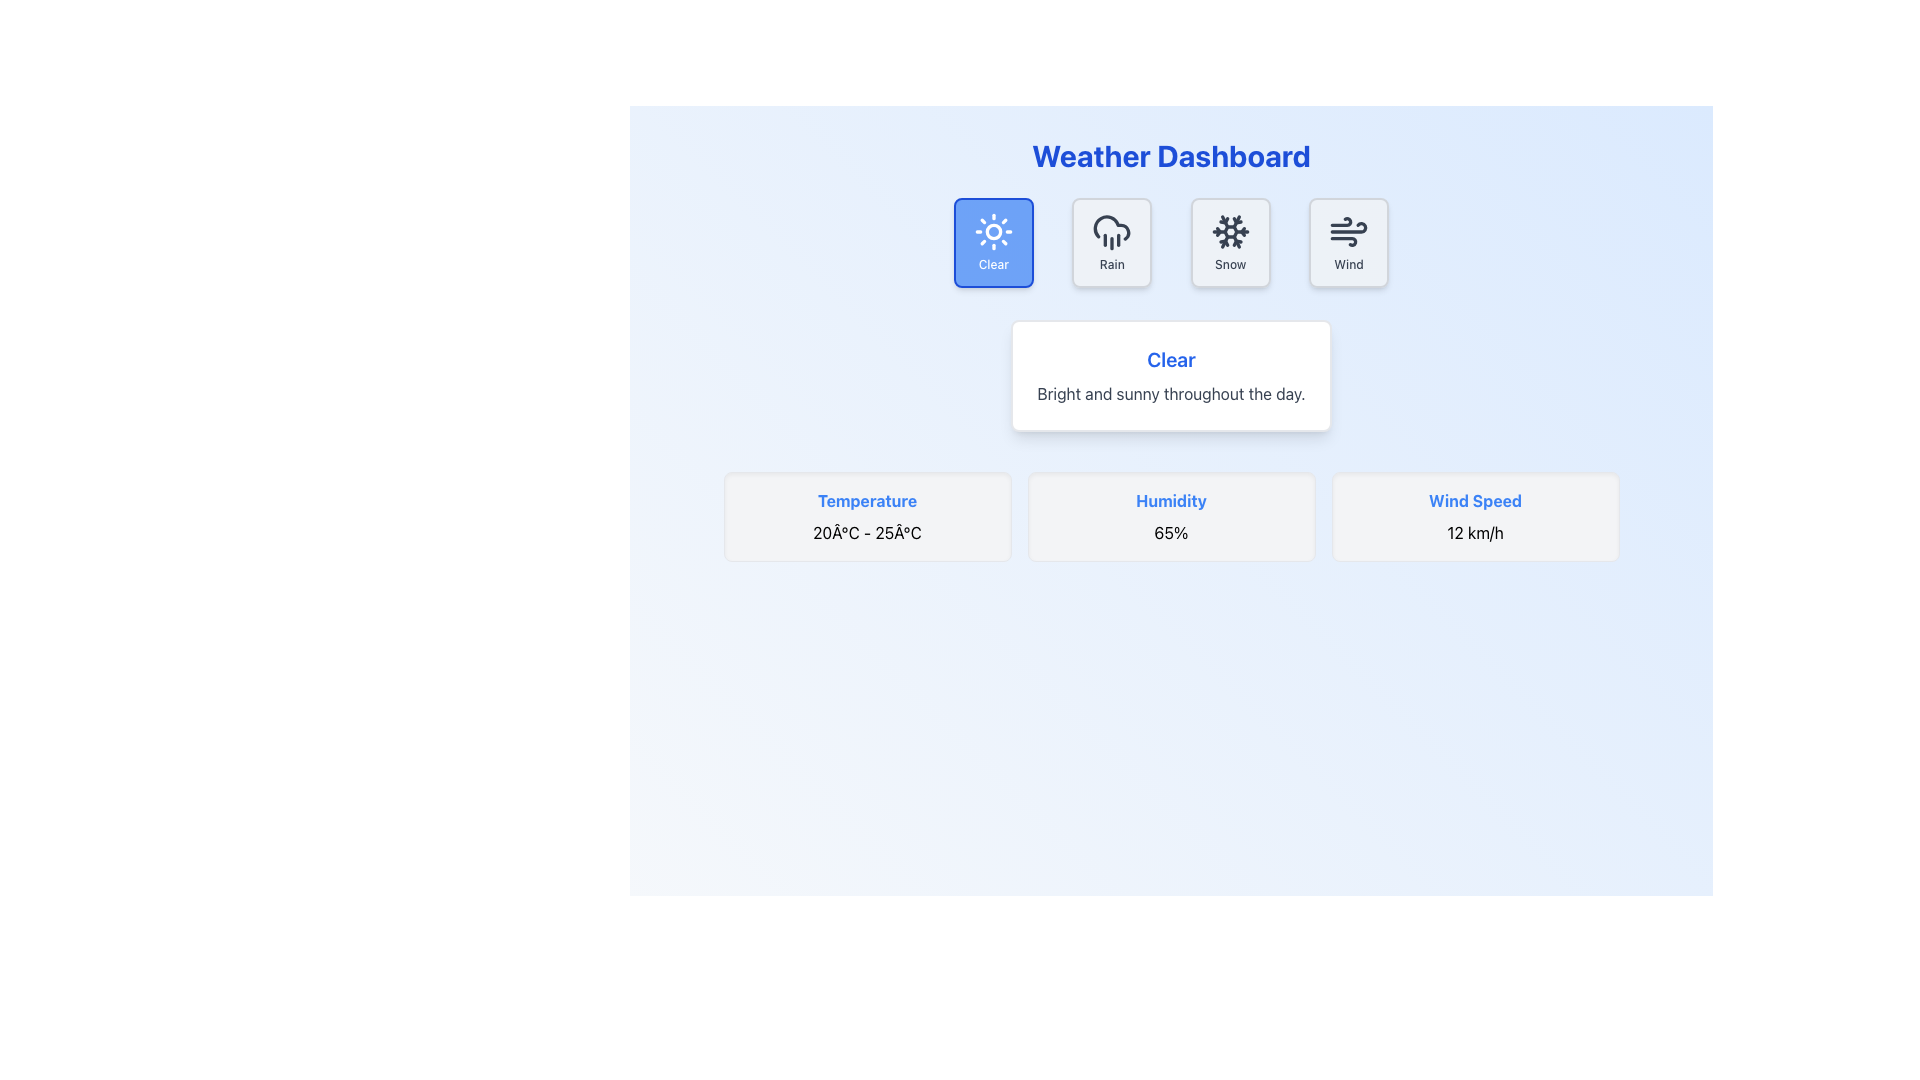 This screenshot has height=1080, width=1920. I want to click on the wind icon, which is a minimalist SVG graphical element with three horizontal curved lines and the text 'Wind' below it, so click(1348, 230).